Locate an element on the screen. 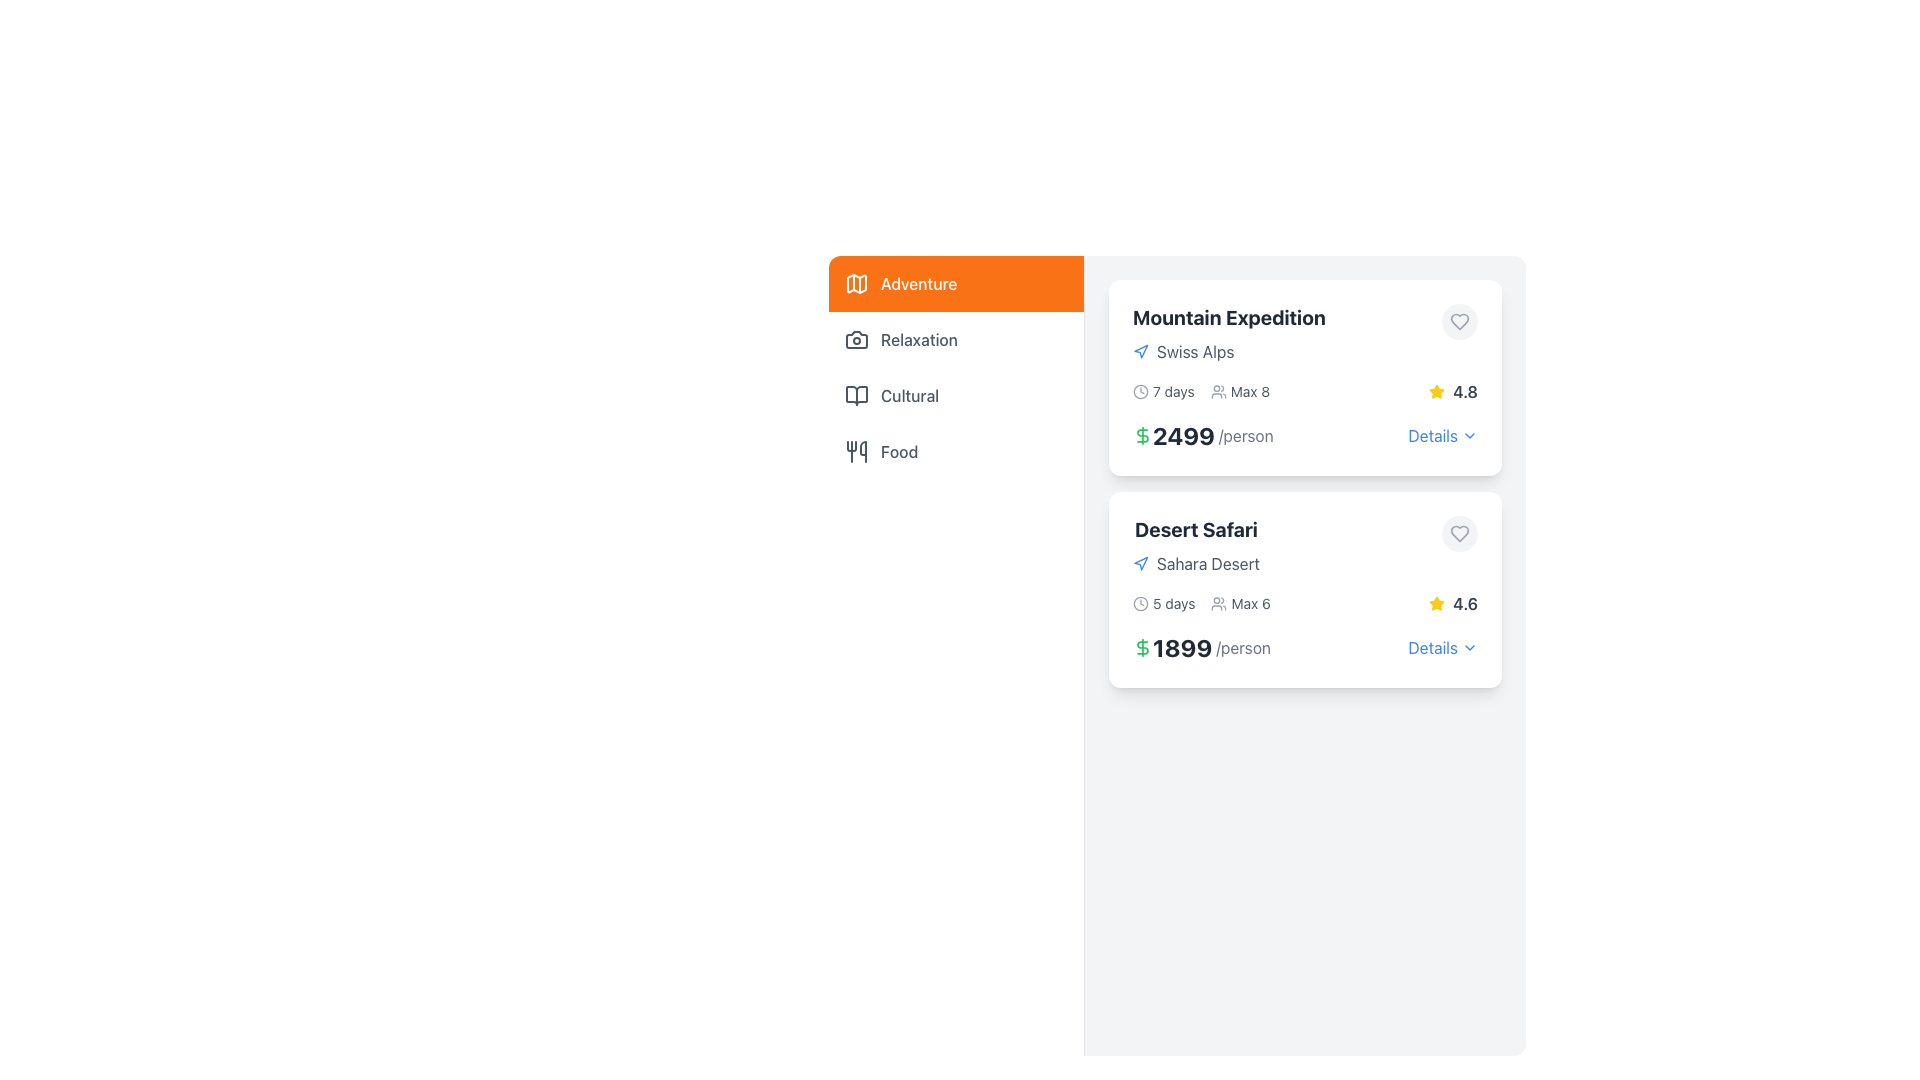 The image size is (1920, 1080). the static text label that indicates the maximum allowable group size for the 'Desert Safari' trip, located to the right of the people icon is located at coordinates (1250, 603).